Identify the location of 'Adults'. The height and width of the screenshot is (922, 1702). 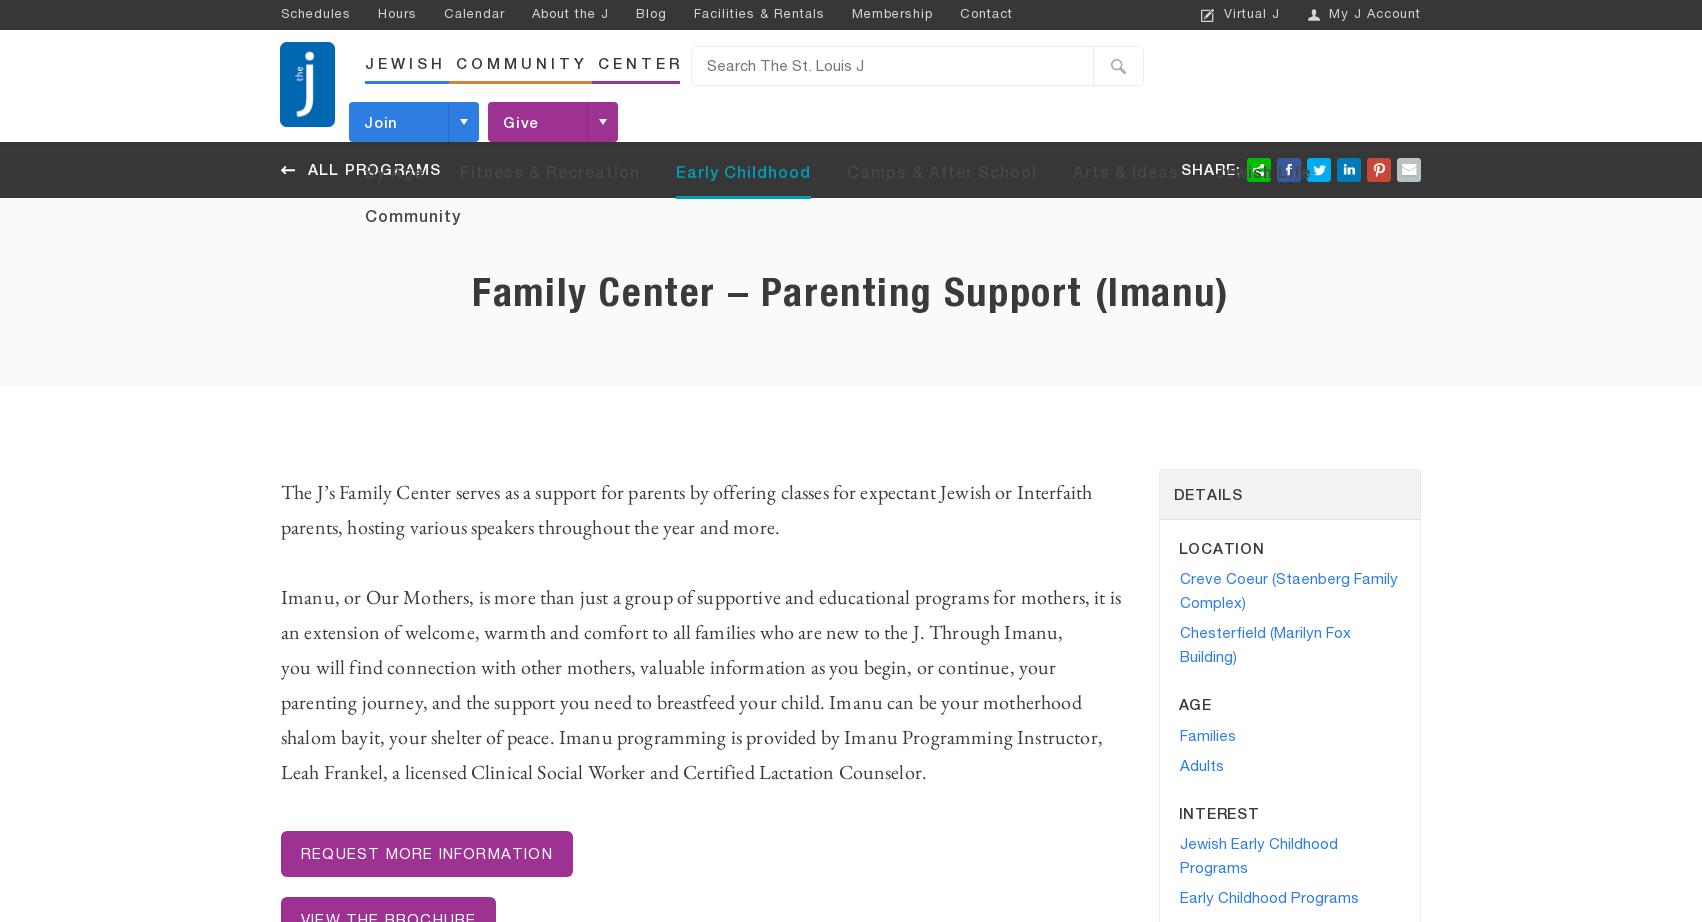
(1200, 764).